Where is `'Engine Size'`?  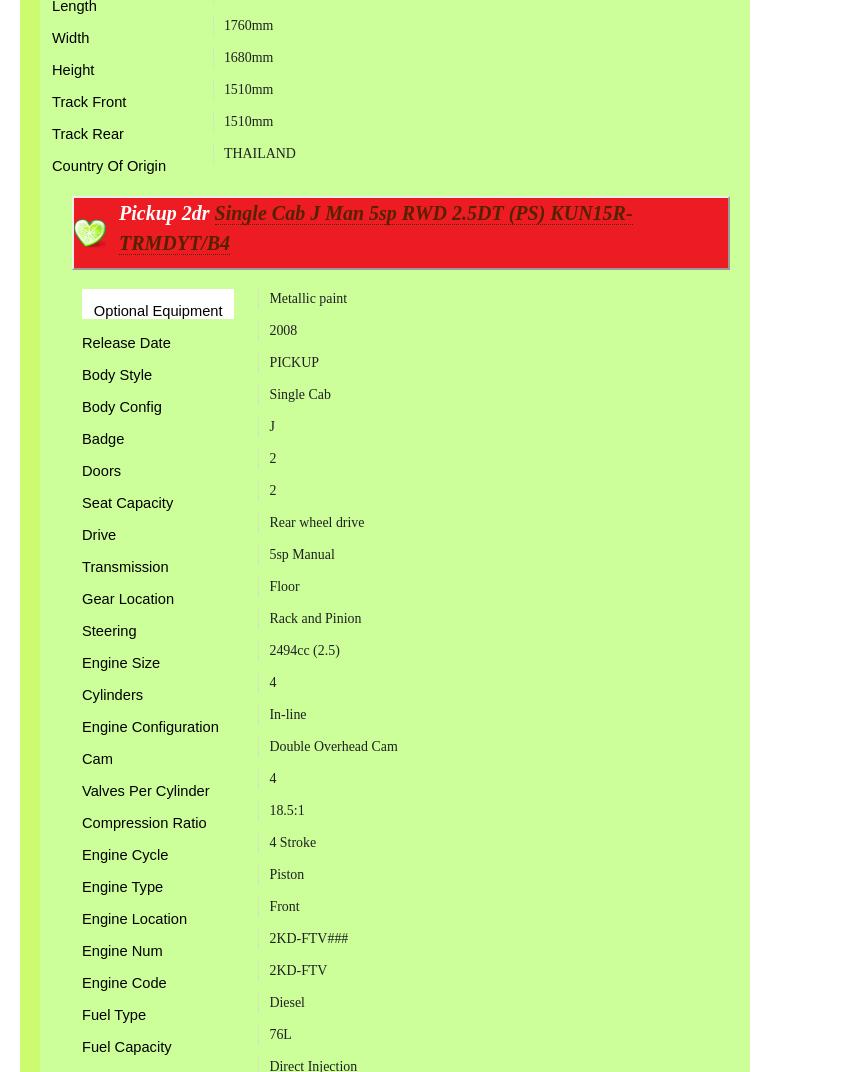 'Engine Size' is located at coordinates (121, 661).